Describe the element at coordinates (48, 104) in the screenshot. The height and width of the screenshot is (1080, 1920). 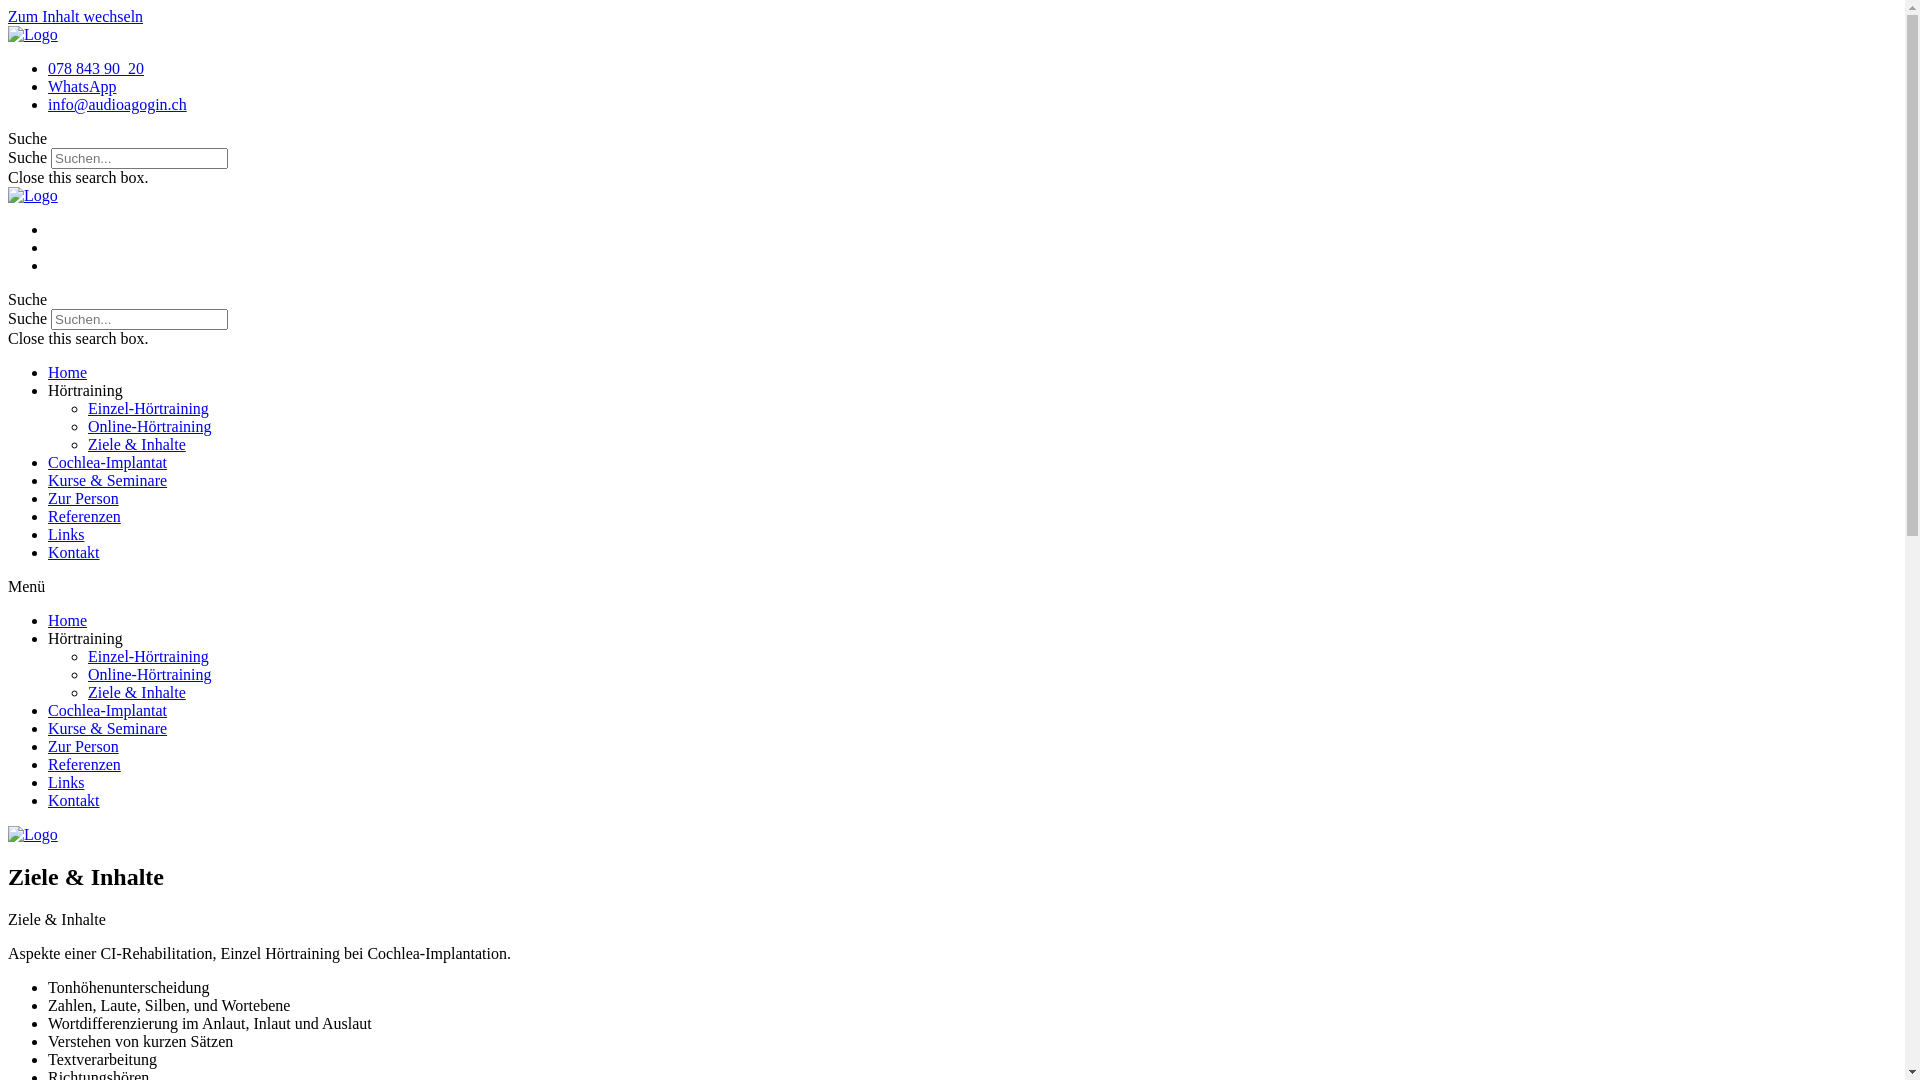
I see `'info@audioagogin.ch'` at that location.